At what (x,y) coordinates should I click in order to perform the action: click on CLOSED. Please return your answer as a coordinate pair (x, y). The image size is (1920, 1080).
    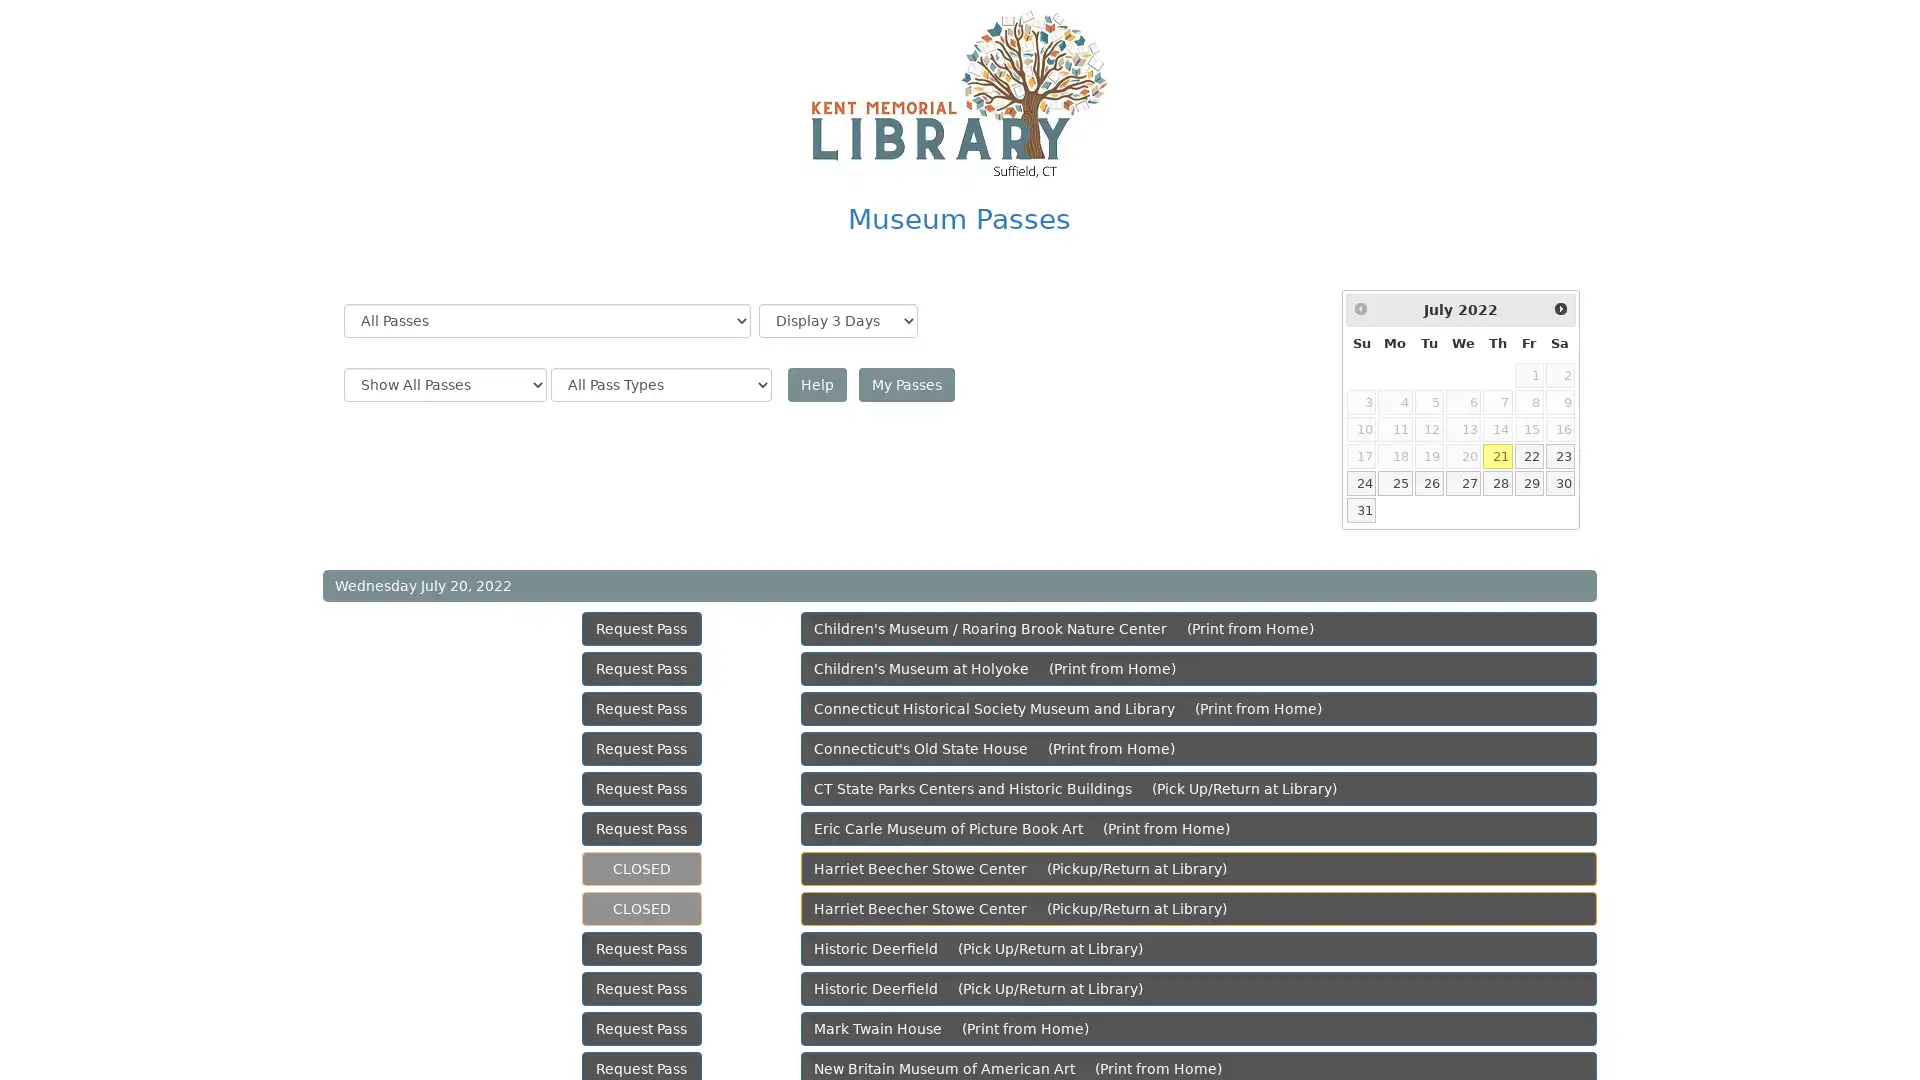
    Looking at the image, I should click on (641, 909).